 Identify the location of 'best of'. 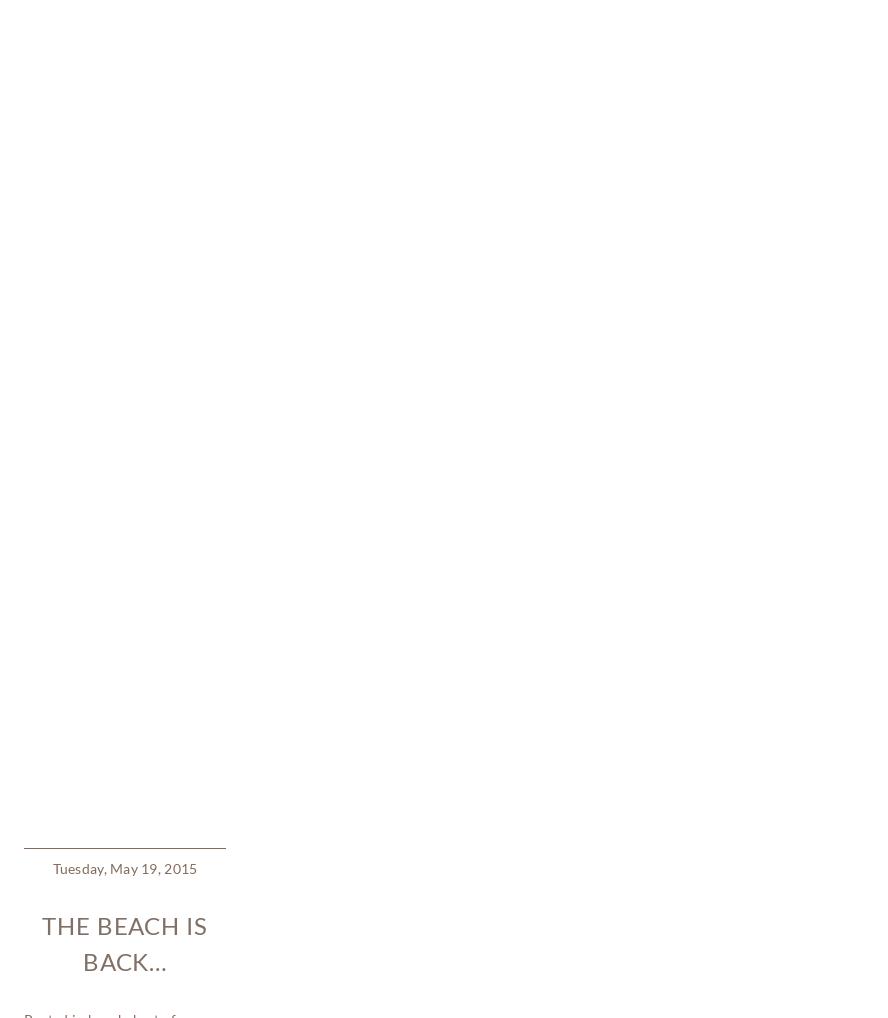
(153, 418).